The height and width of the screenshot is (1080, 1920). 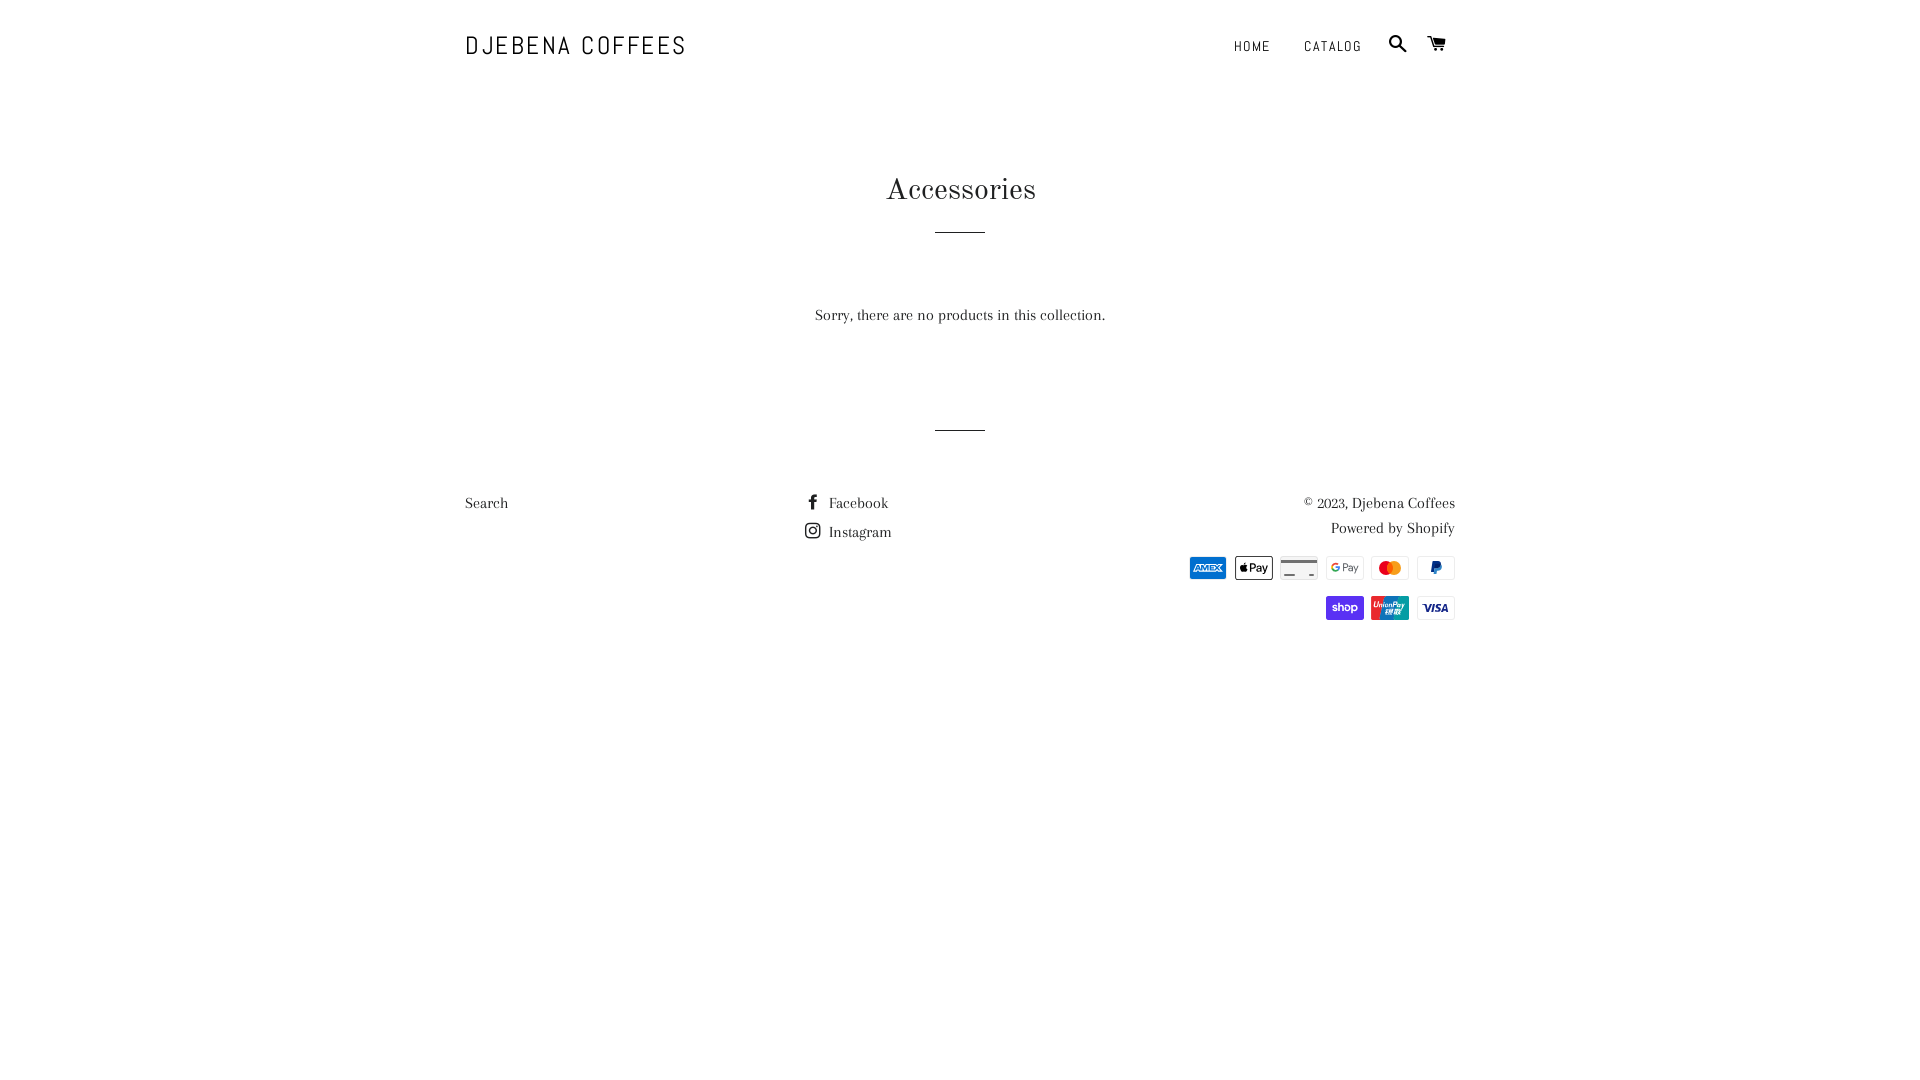 I want to click on 'HOME', so click(x=1251, y=45).